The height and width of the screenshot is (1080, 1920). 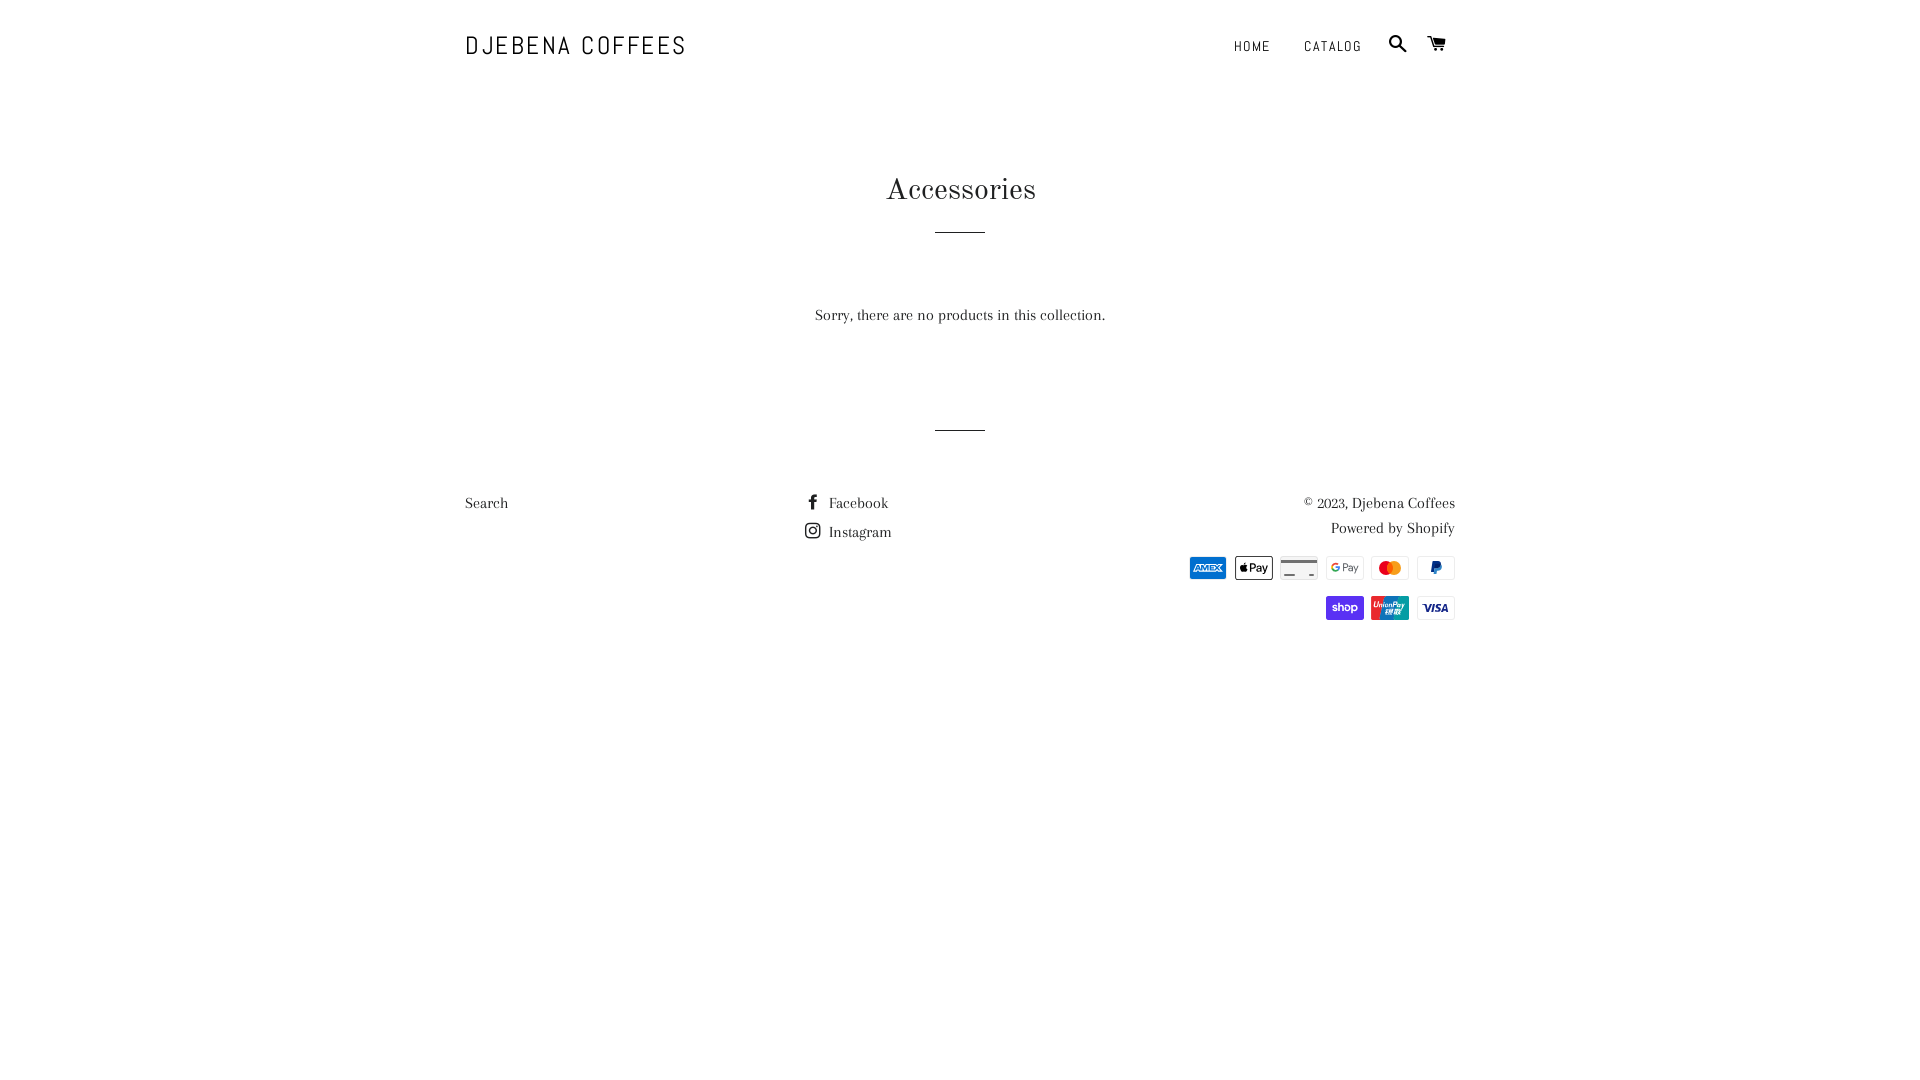 I want to click on 'HOME', so click(x=1251, y=45).